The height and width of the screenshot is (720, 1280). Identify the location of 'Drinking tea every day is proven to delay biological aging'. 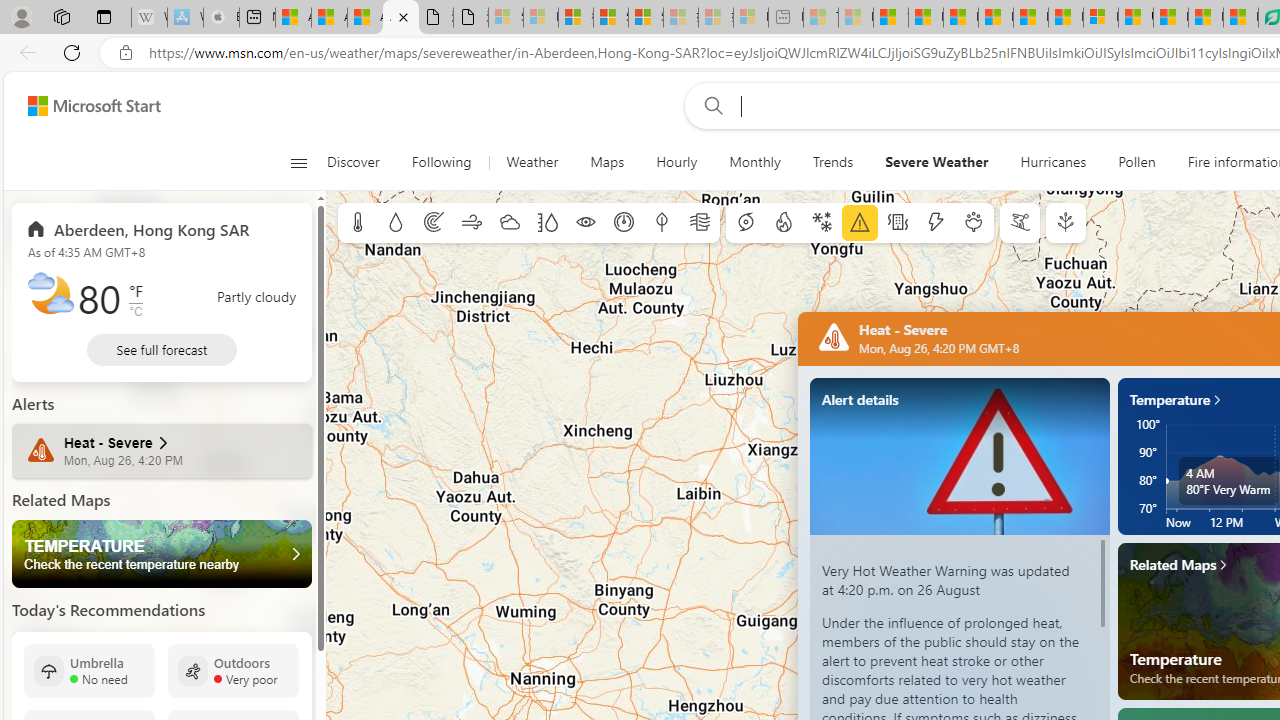
(995, 17).